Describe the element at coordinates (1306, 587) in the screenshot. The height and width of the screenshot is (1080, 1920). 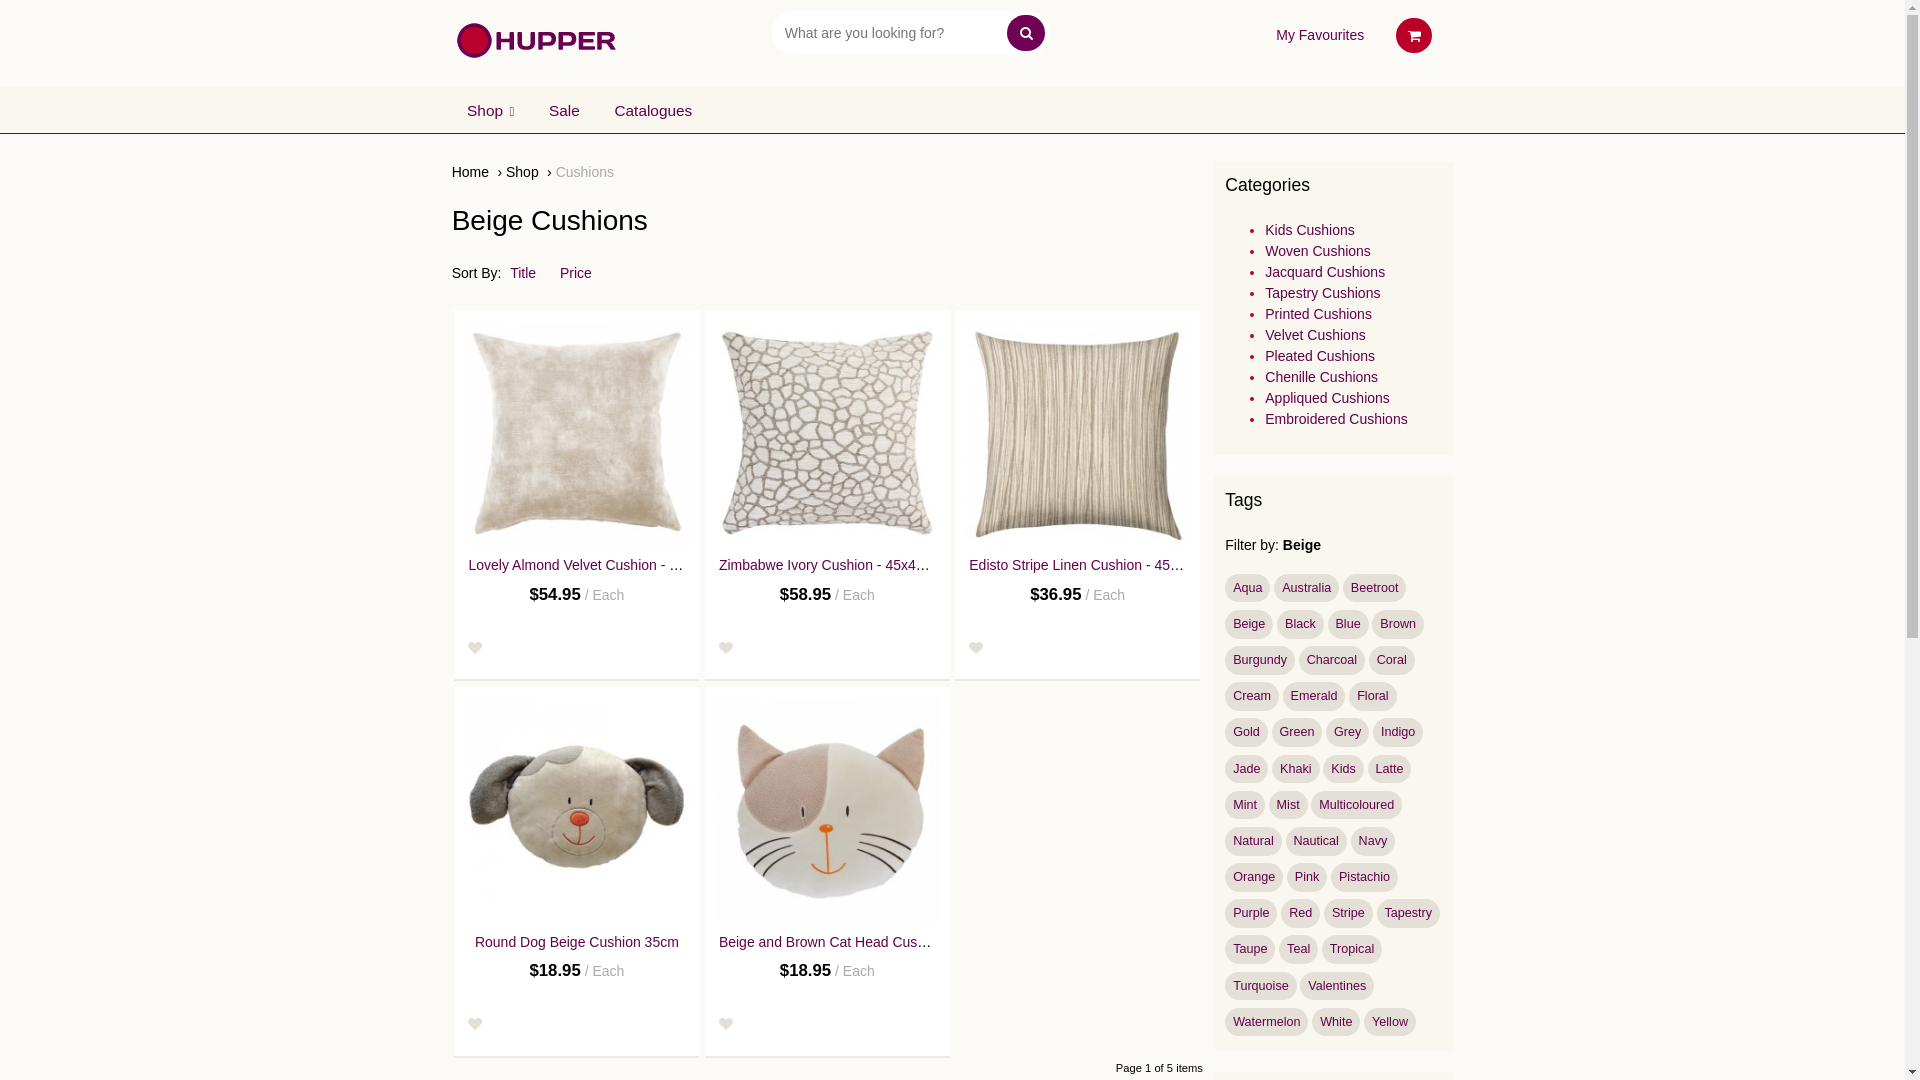
I see `'Australia'` at that location.